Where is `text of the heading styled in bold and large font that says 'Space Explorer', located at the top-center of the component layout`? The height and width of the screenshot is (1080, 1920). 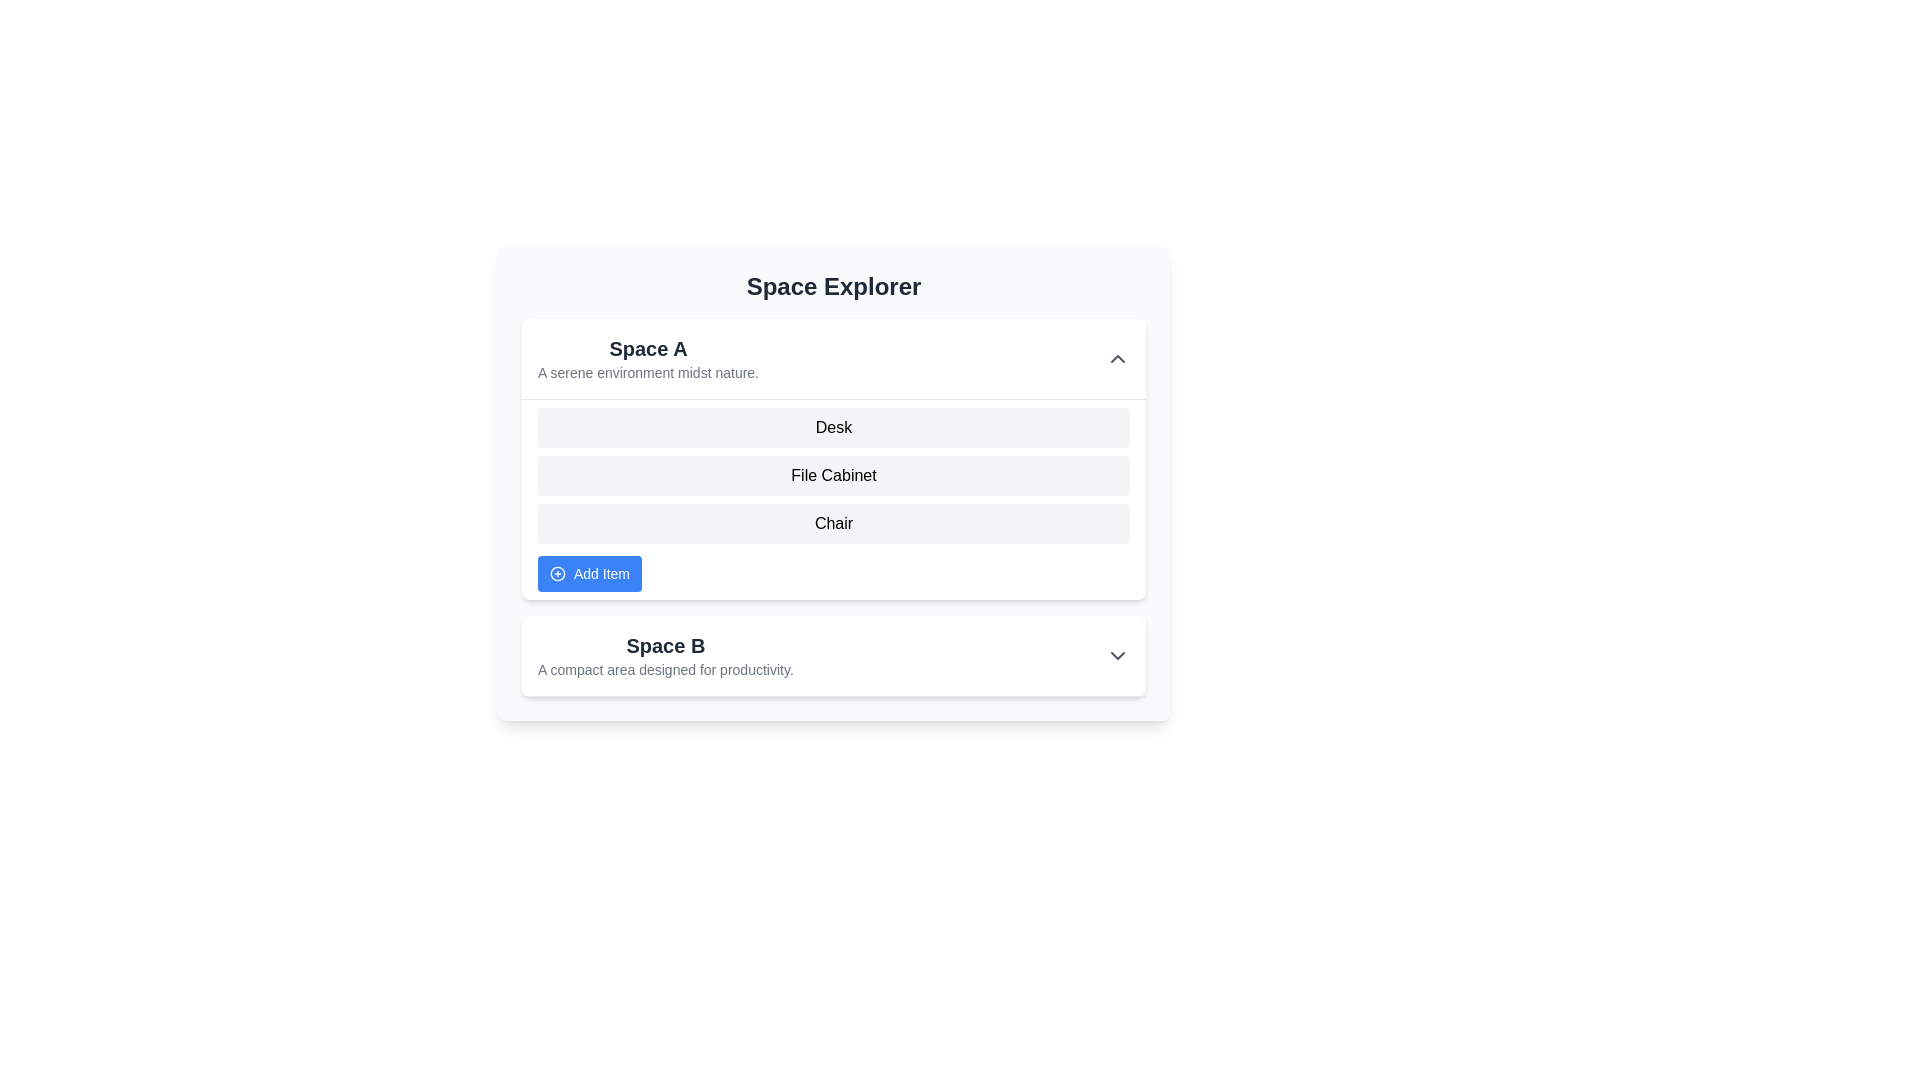
text of the heading styled in bold and large font that says 'Space Explorer', located at the top-center of the component layout is located at coordinates (834, 286).